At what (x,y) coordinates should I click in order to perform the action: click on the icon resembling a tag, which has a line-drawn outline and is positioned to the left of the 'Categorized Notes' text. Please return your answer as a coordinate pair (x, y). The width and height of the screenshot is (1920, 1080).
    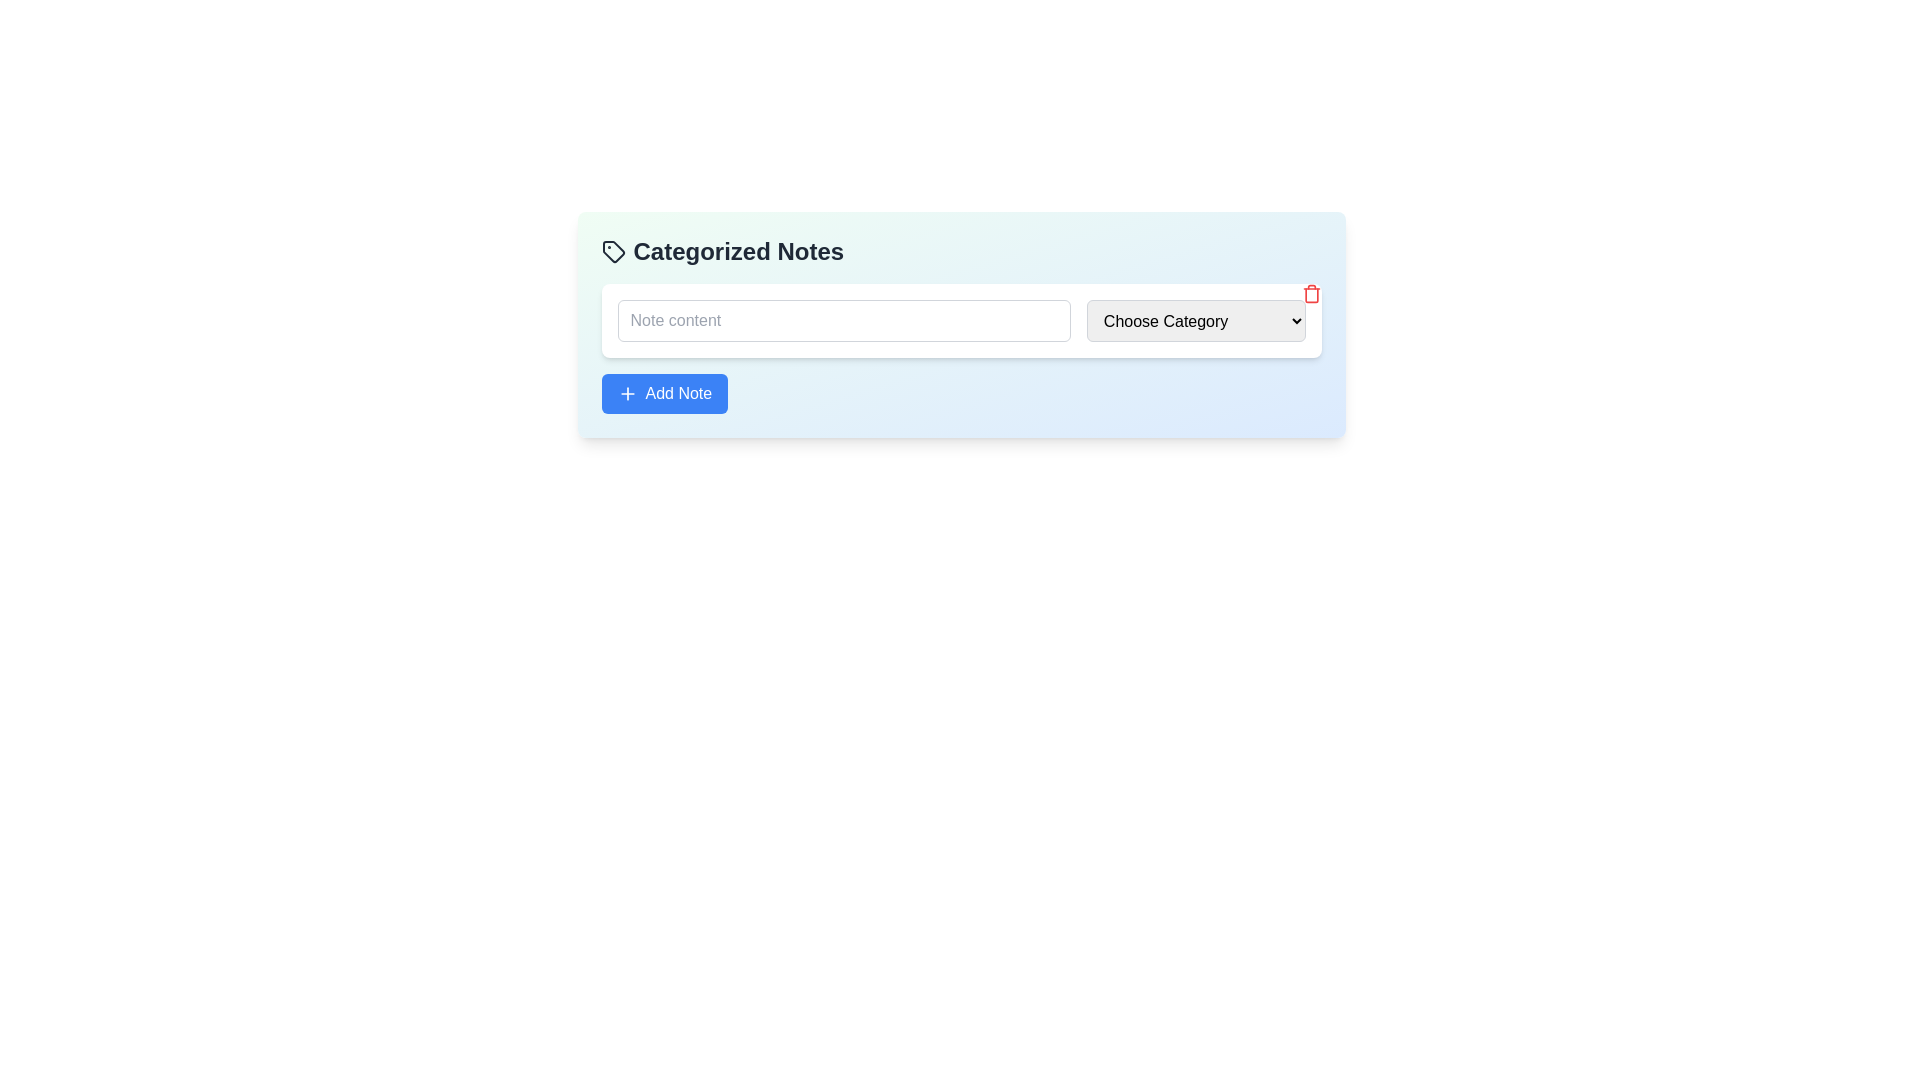
    Looking at the image, I should click on (612, 250).